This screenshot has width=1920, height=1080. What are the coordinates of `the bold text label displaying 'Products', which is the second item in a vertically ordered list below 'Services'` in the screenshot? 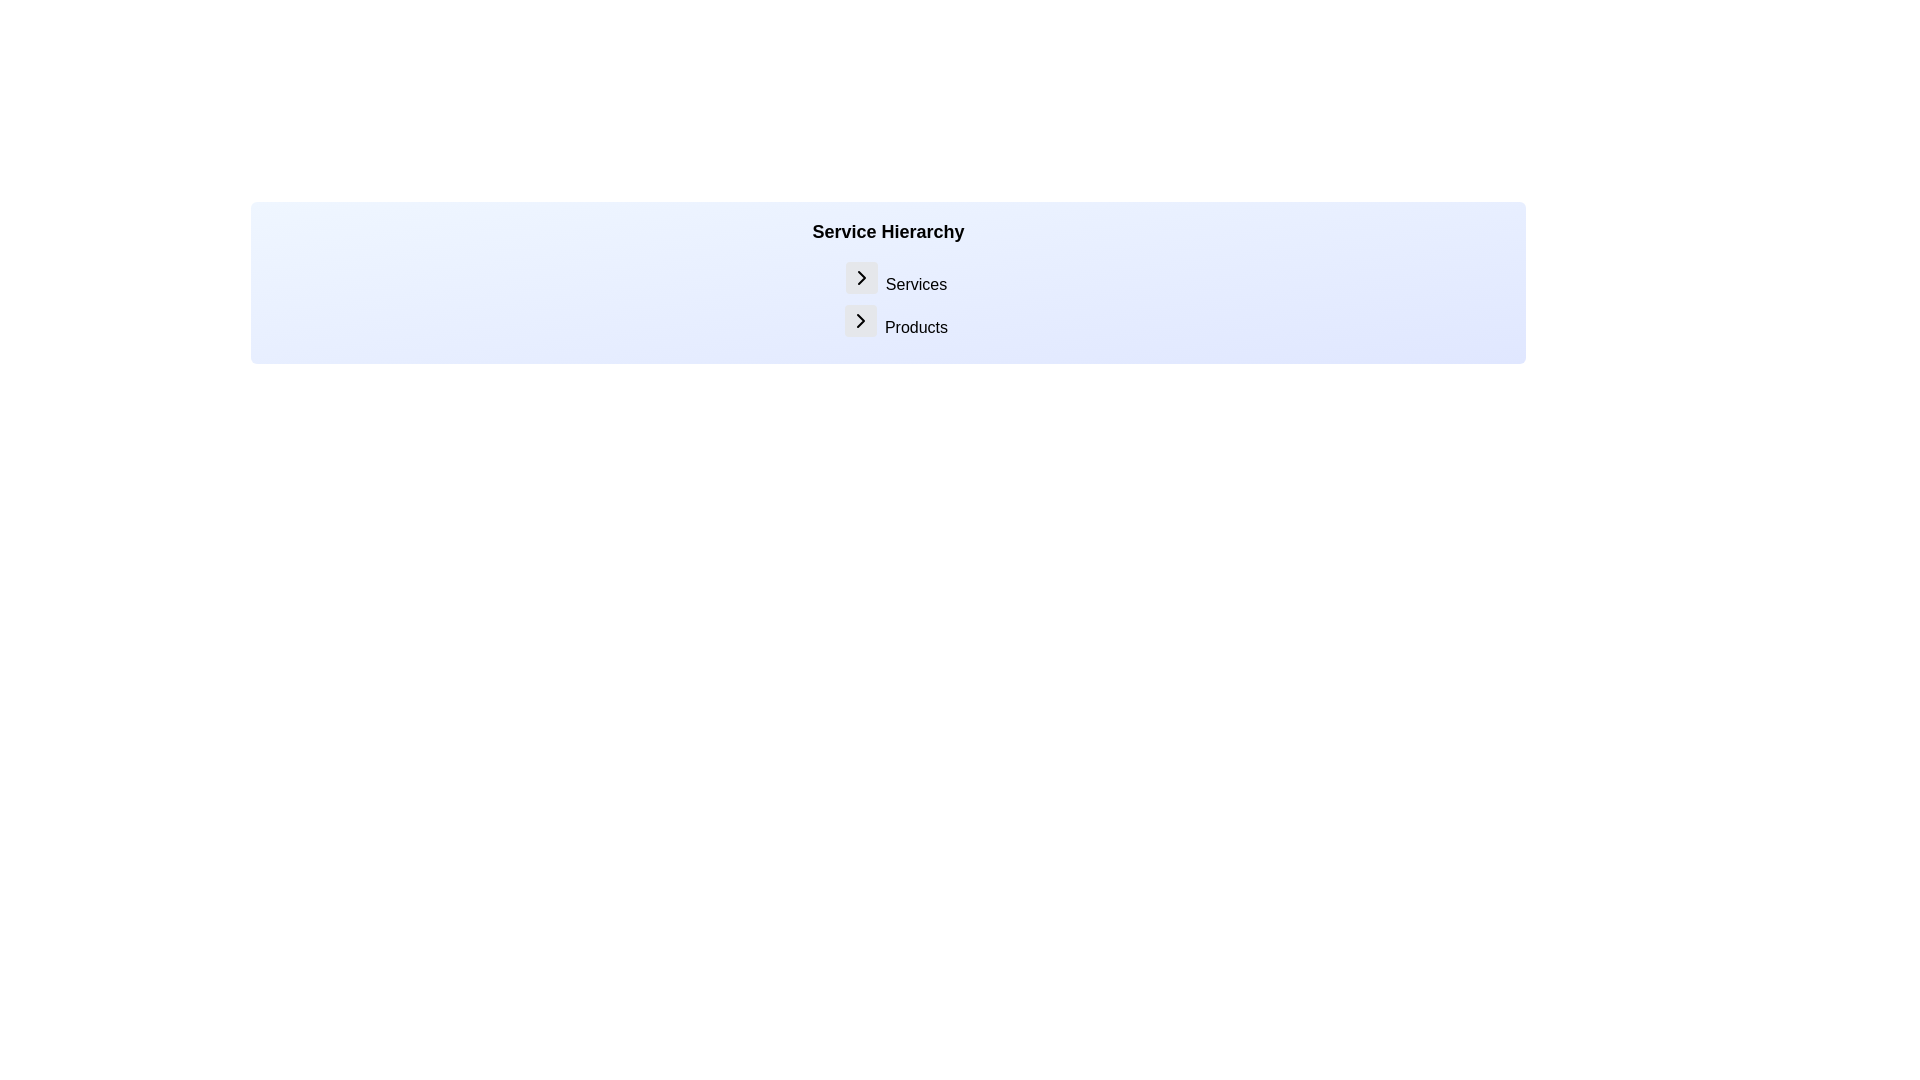 It's located at (895, 321).